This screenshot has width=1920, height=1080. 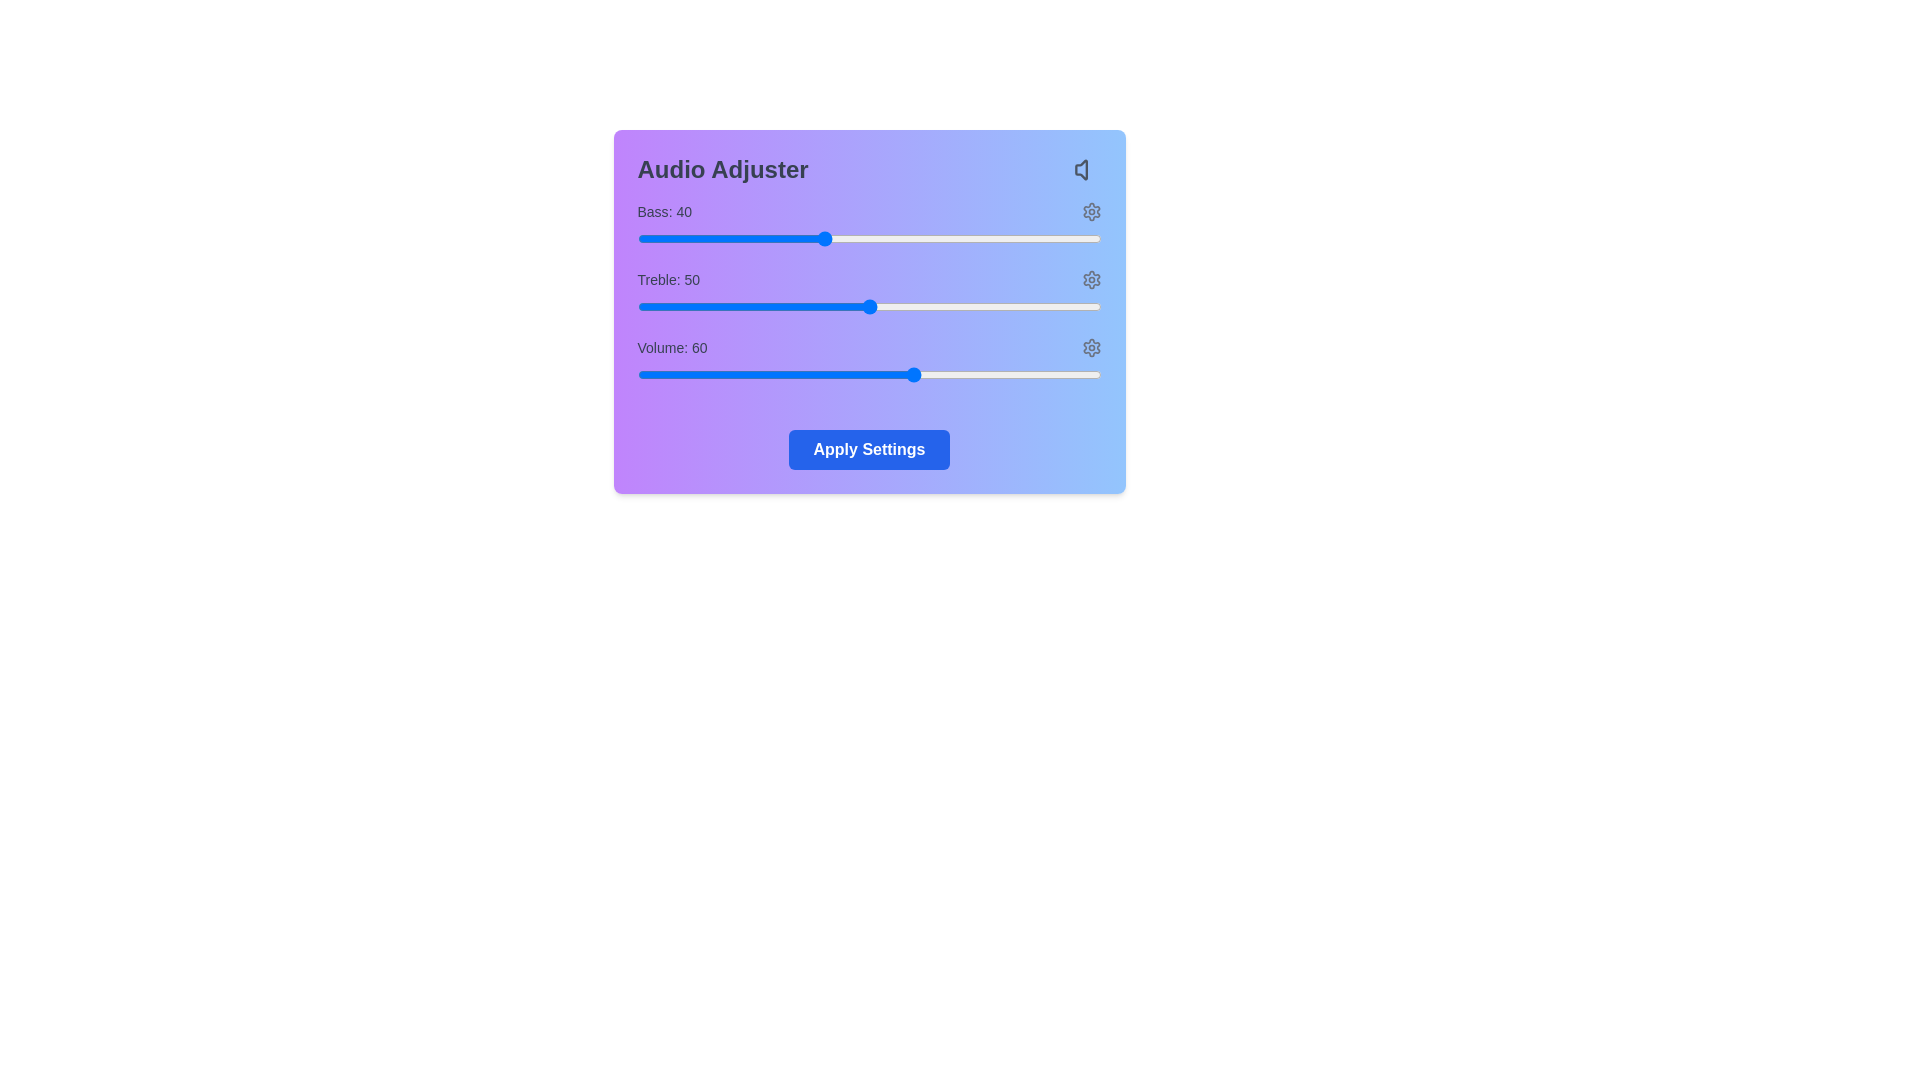 I want to click on the volume, so click(x=724, y=374).